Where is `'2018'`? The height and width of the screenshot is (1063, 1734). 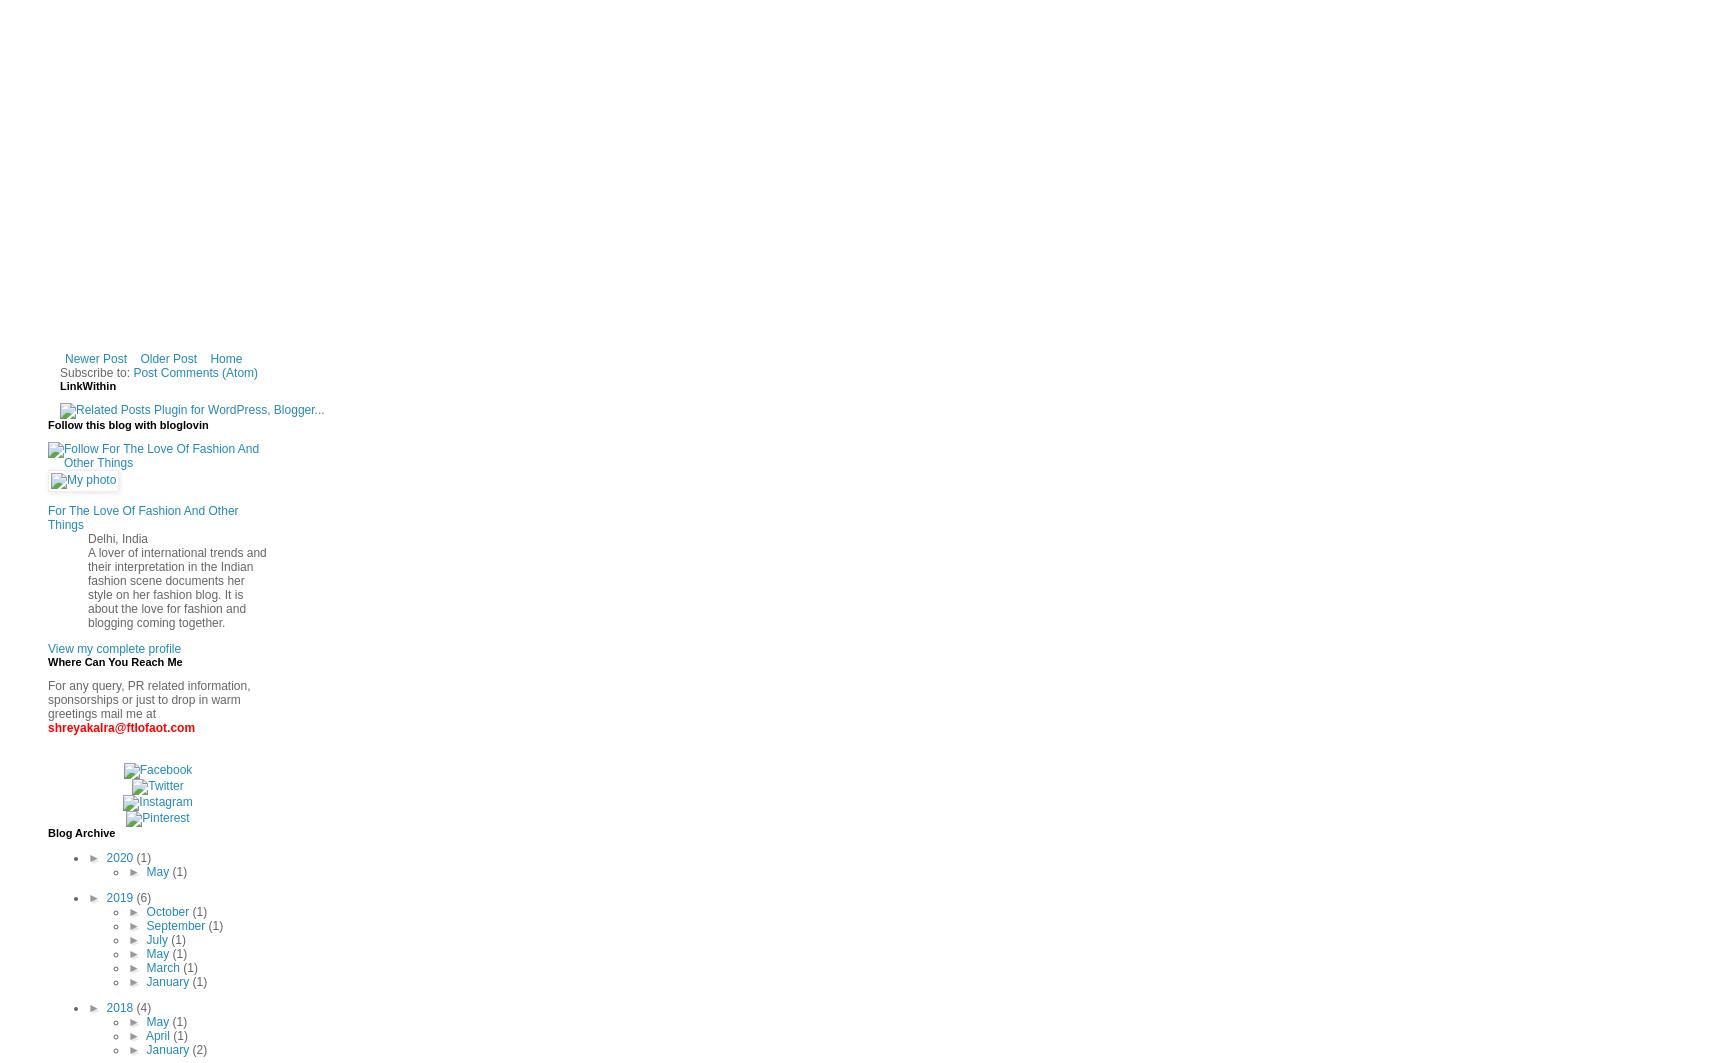 '2018' is located at coordinates (121, 1007).